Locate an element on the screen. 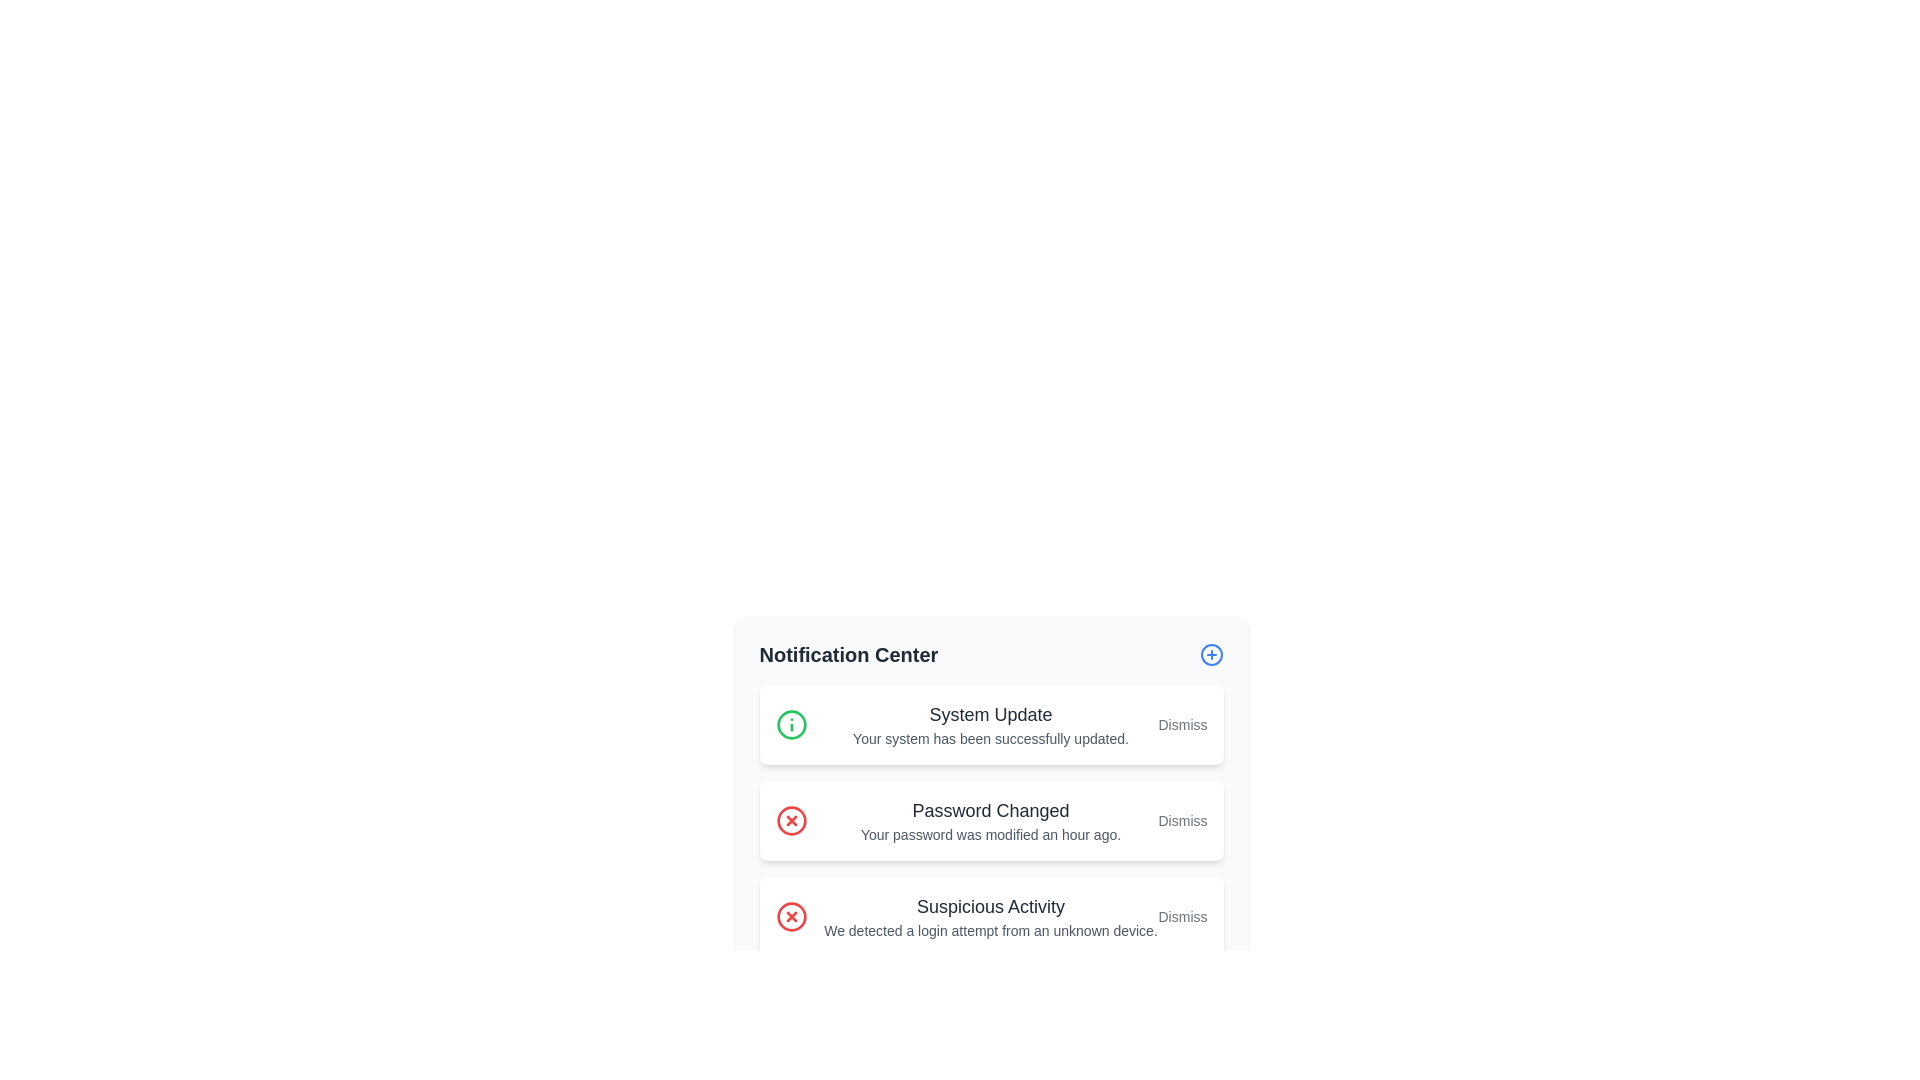  the button located at the top-right corner of the 'Notification Center' is located at coordinates (1210, 655).